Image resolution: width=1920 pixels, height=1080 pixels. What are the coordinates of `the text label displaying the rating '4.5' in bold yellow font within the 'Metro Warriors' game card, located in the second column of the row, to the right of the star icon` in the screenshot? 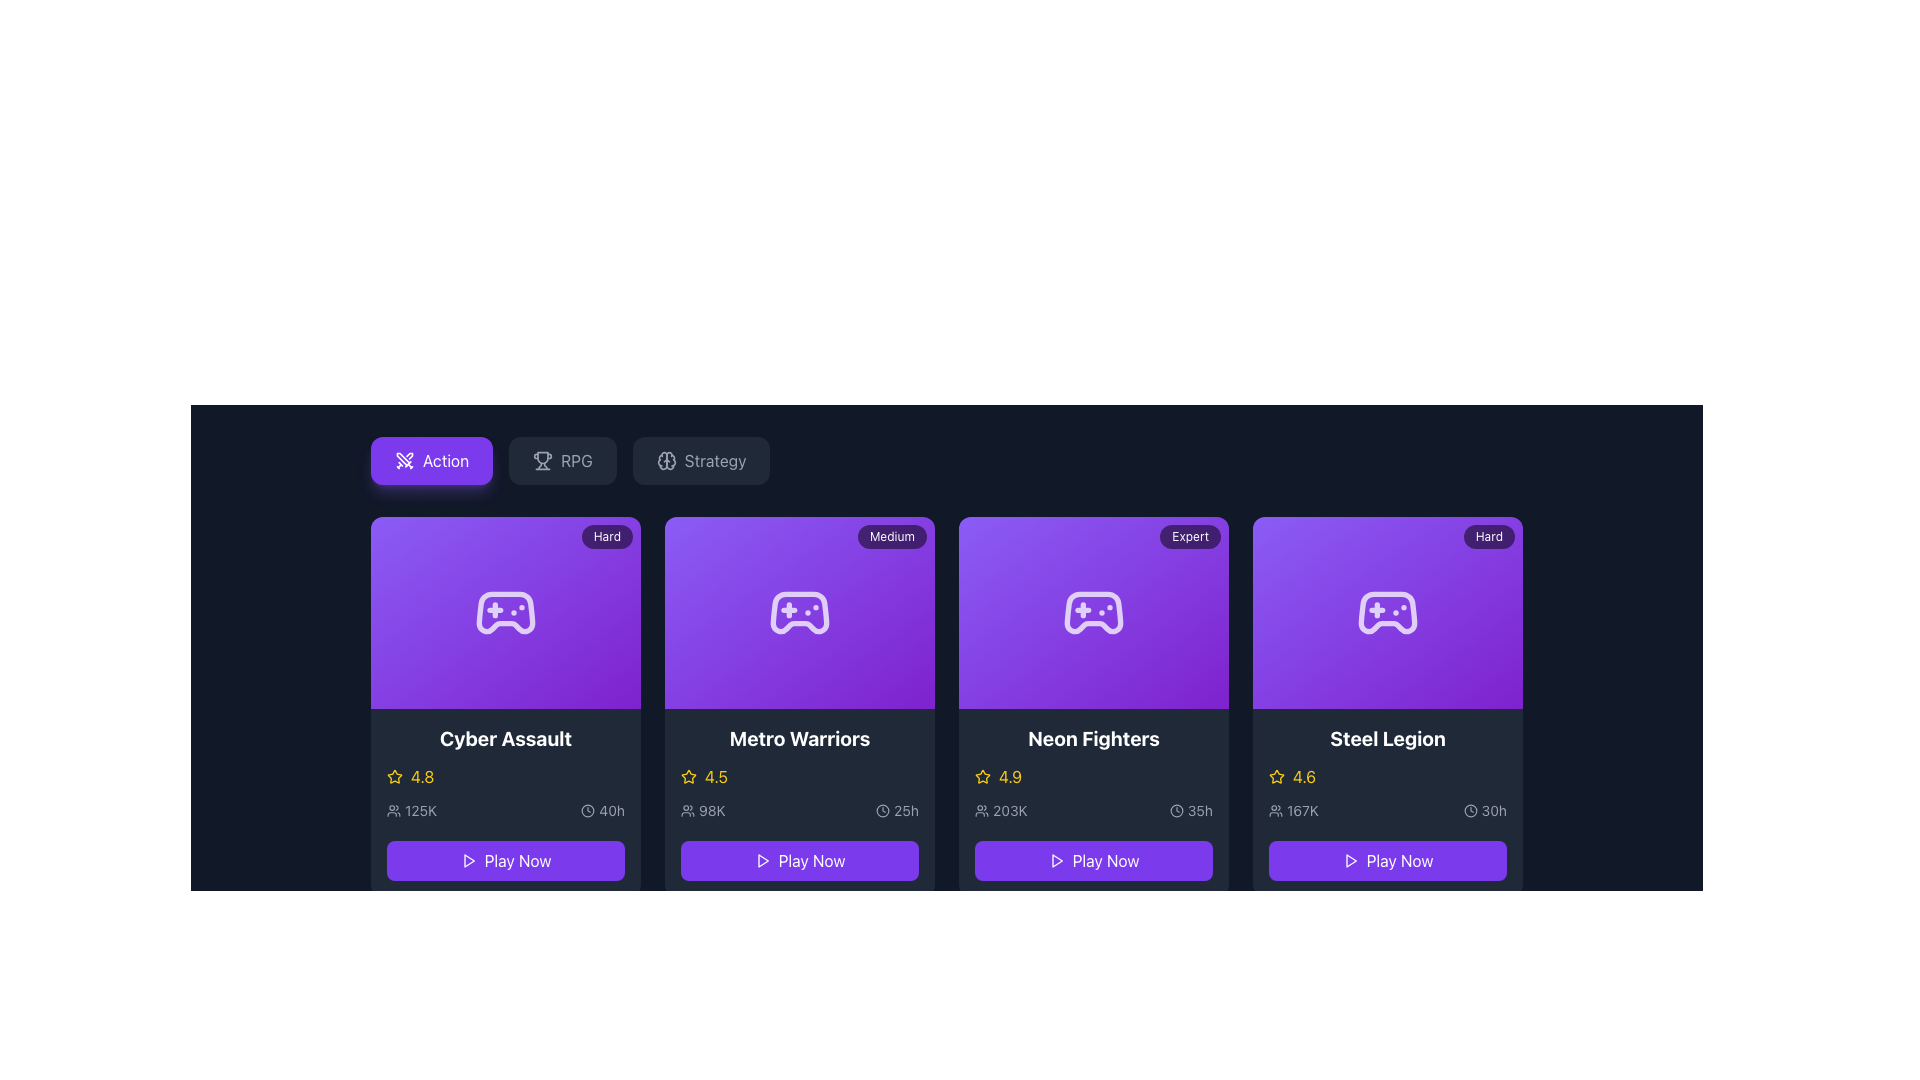 It's located at (716, 775).